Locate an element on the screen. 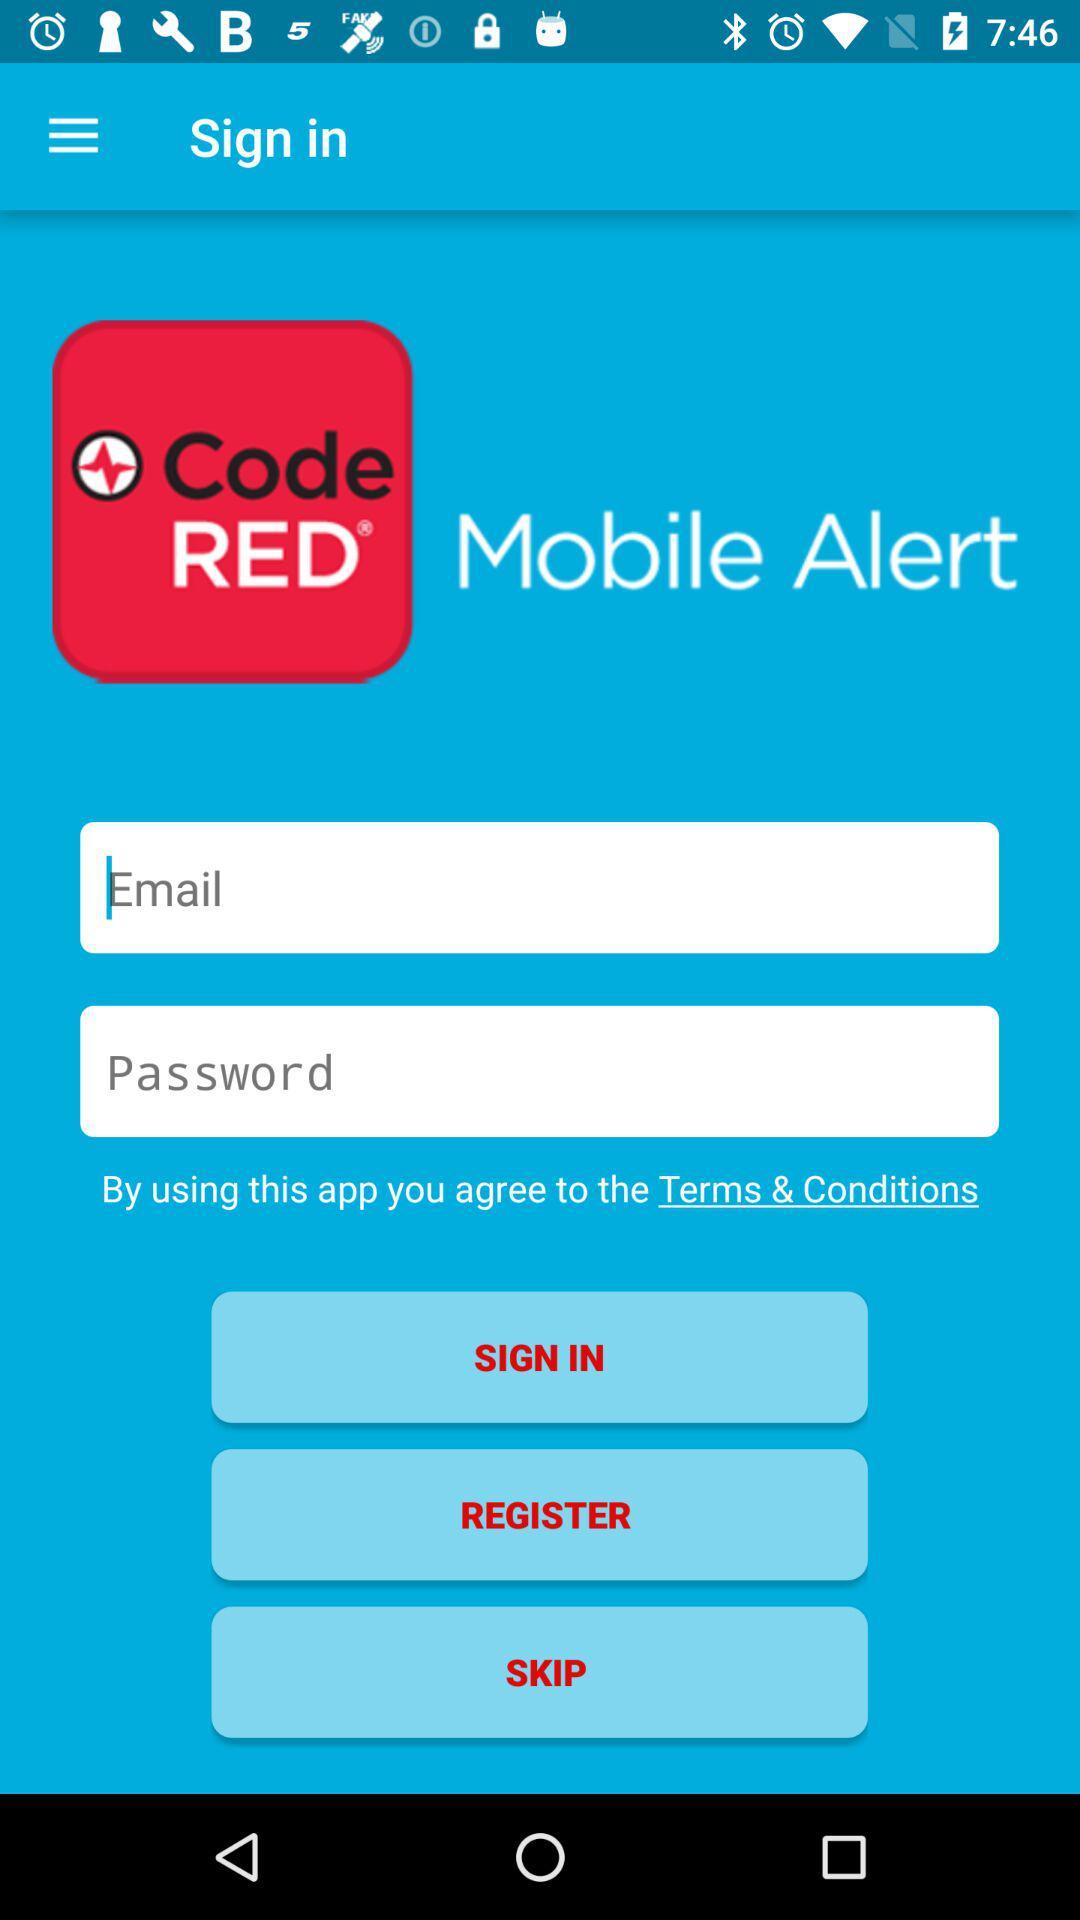  the item to the left of sign in is located at coordinates (72, 135).